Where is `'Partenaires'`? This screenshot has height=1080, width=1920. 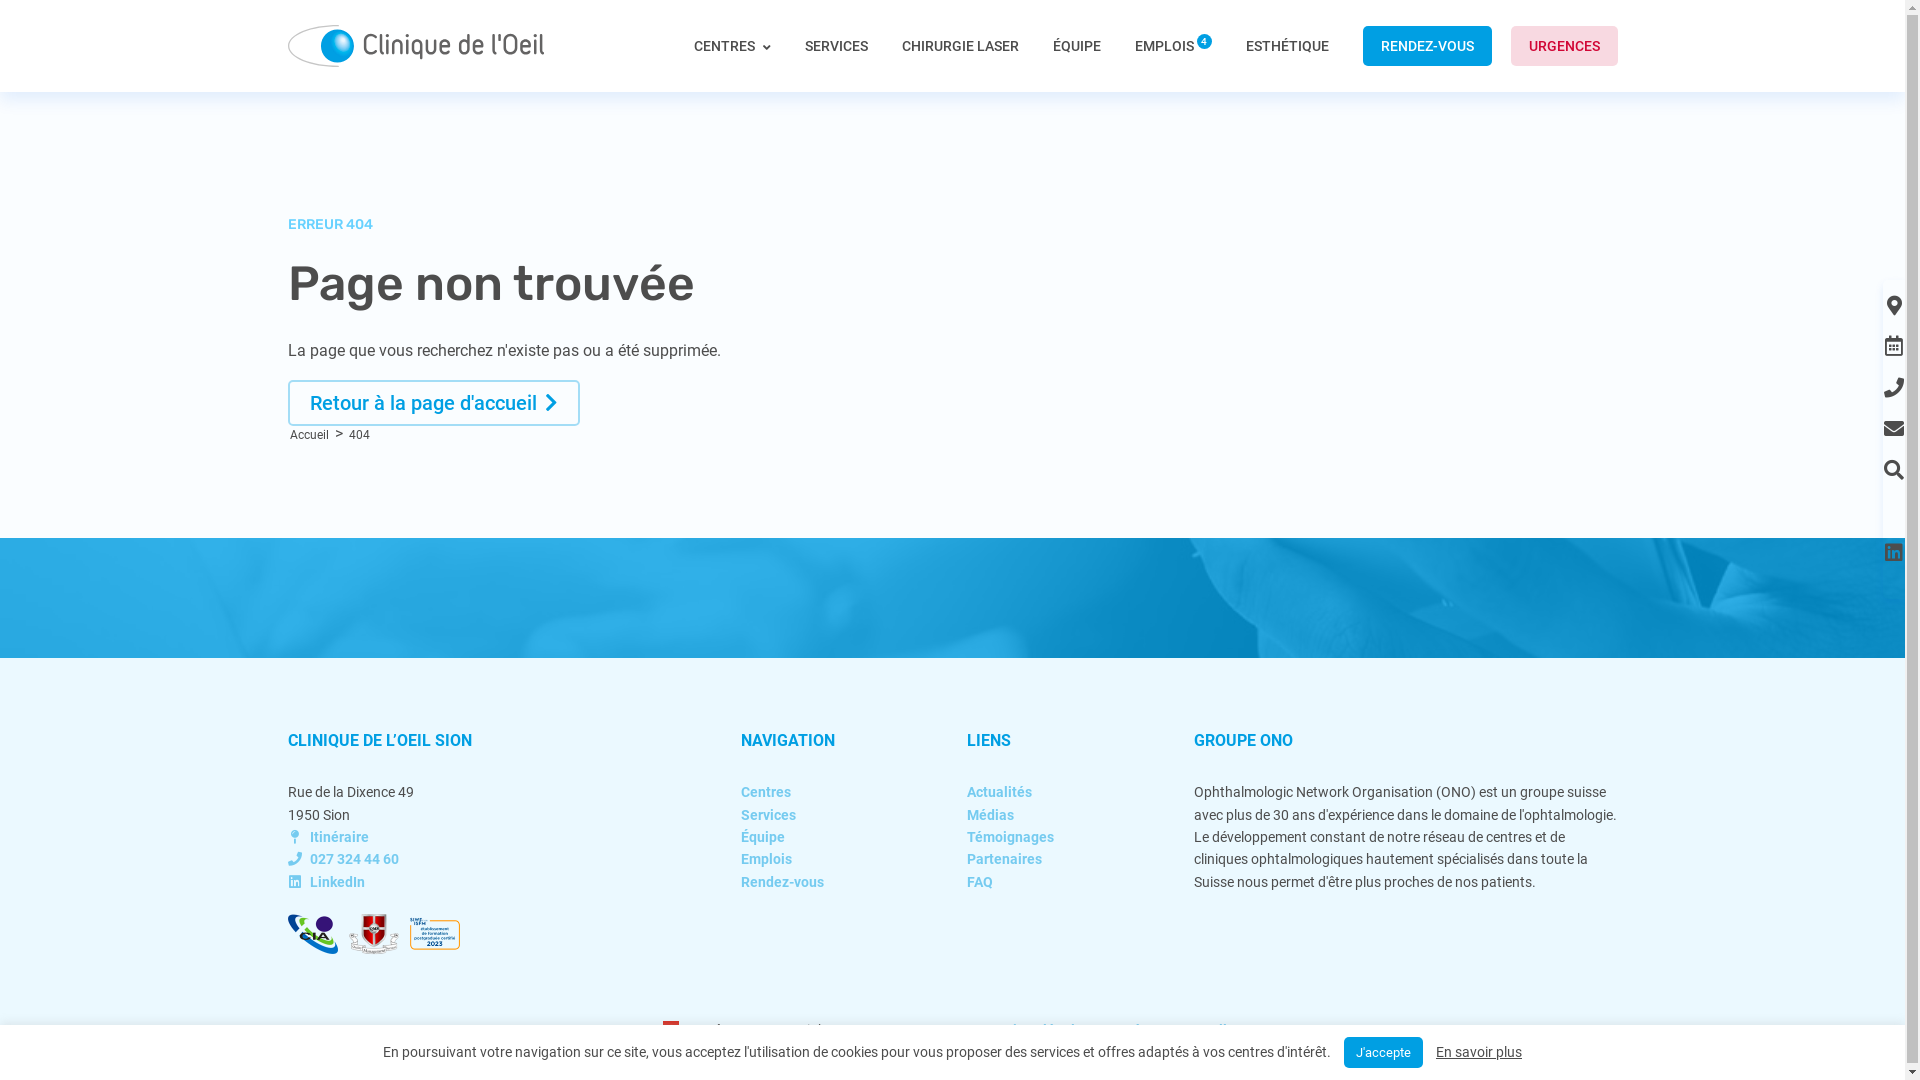
'Partenaires' is located at coordinates (1004, 858).